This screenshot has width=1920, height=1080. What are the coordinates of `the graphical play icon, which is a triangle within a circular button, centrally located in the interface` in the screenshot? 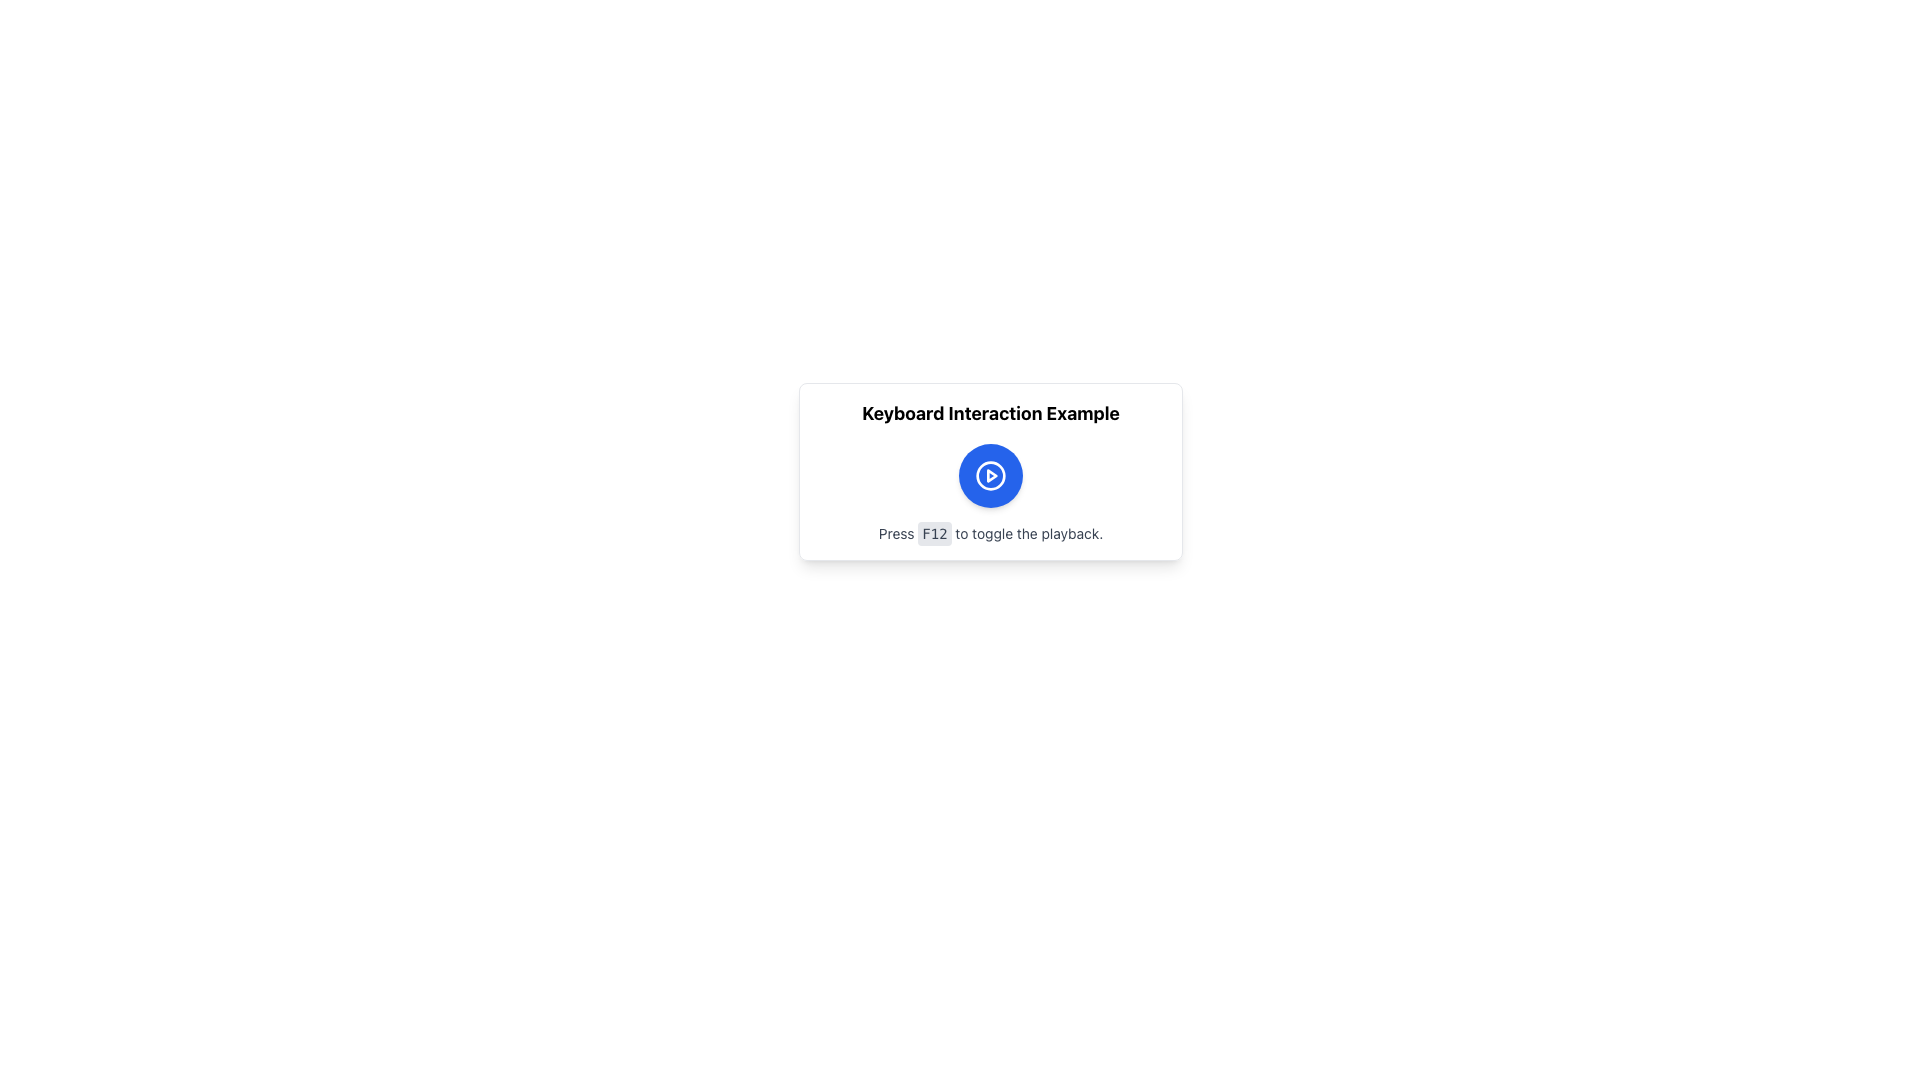 It's located at (992, 475).